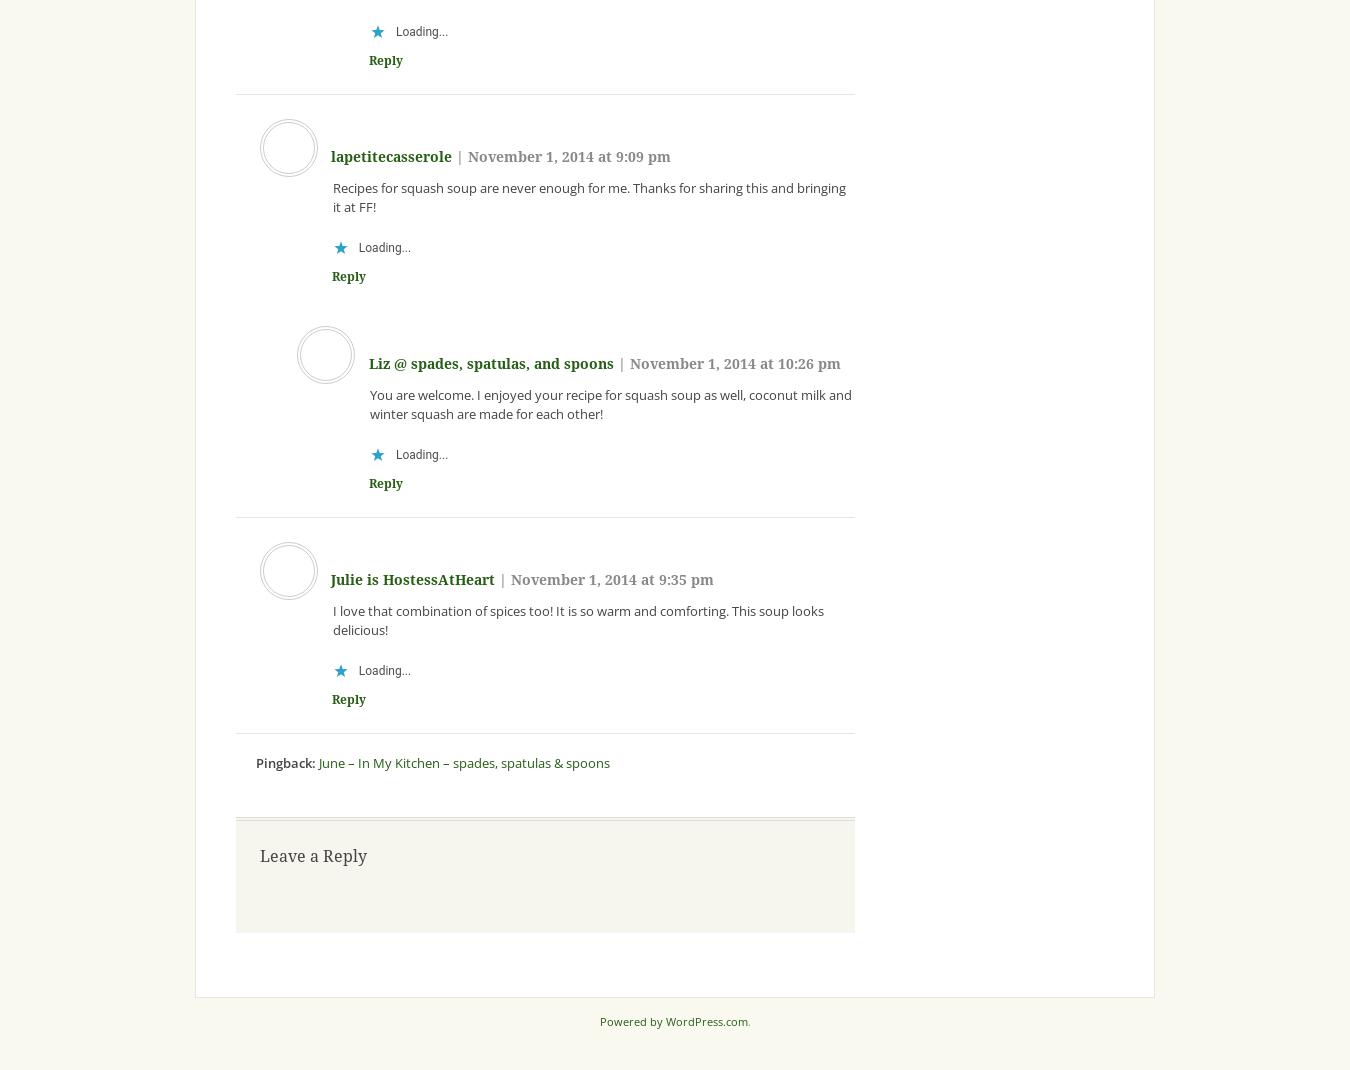  Describe the element at coordinates (747, 1021) in the screenshot. I see `'.'` at that location.